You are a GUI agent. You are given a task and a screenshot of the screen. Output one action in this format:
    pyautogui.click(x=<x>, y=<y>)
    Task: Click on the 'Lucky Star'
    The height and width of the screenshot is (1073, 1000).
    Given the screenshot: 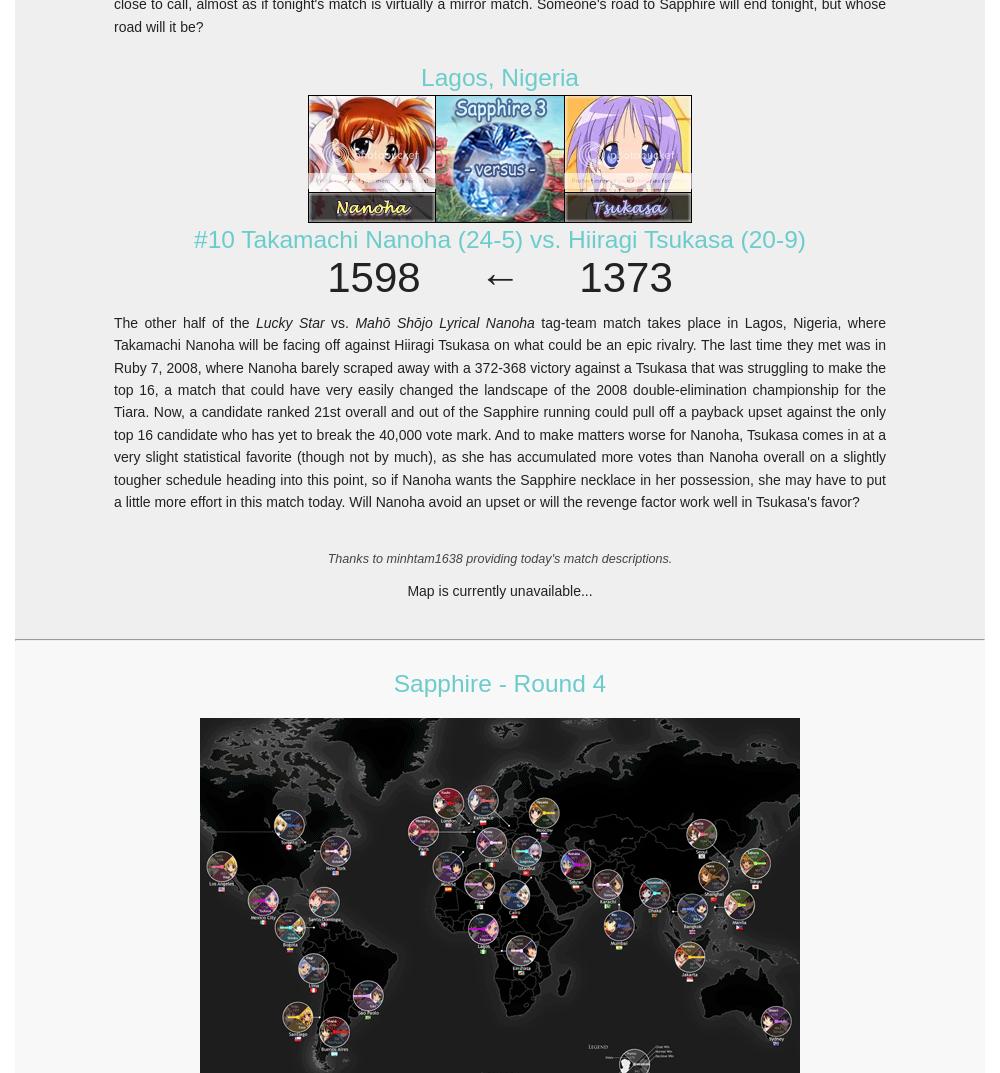 What is the action you would take?
    pyautogui.click(x=289, y=322)
    